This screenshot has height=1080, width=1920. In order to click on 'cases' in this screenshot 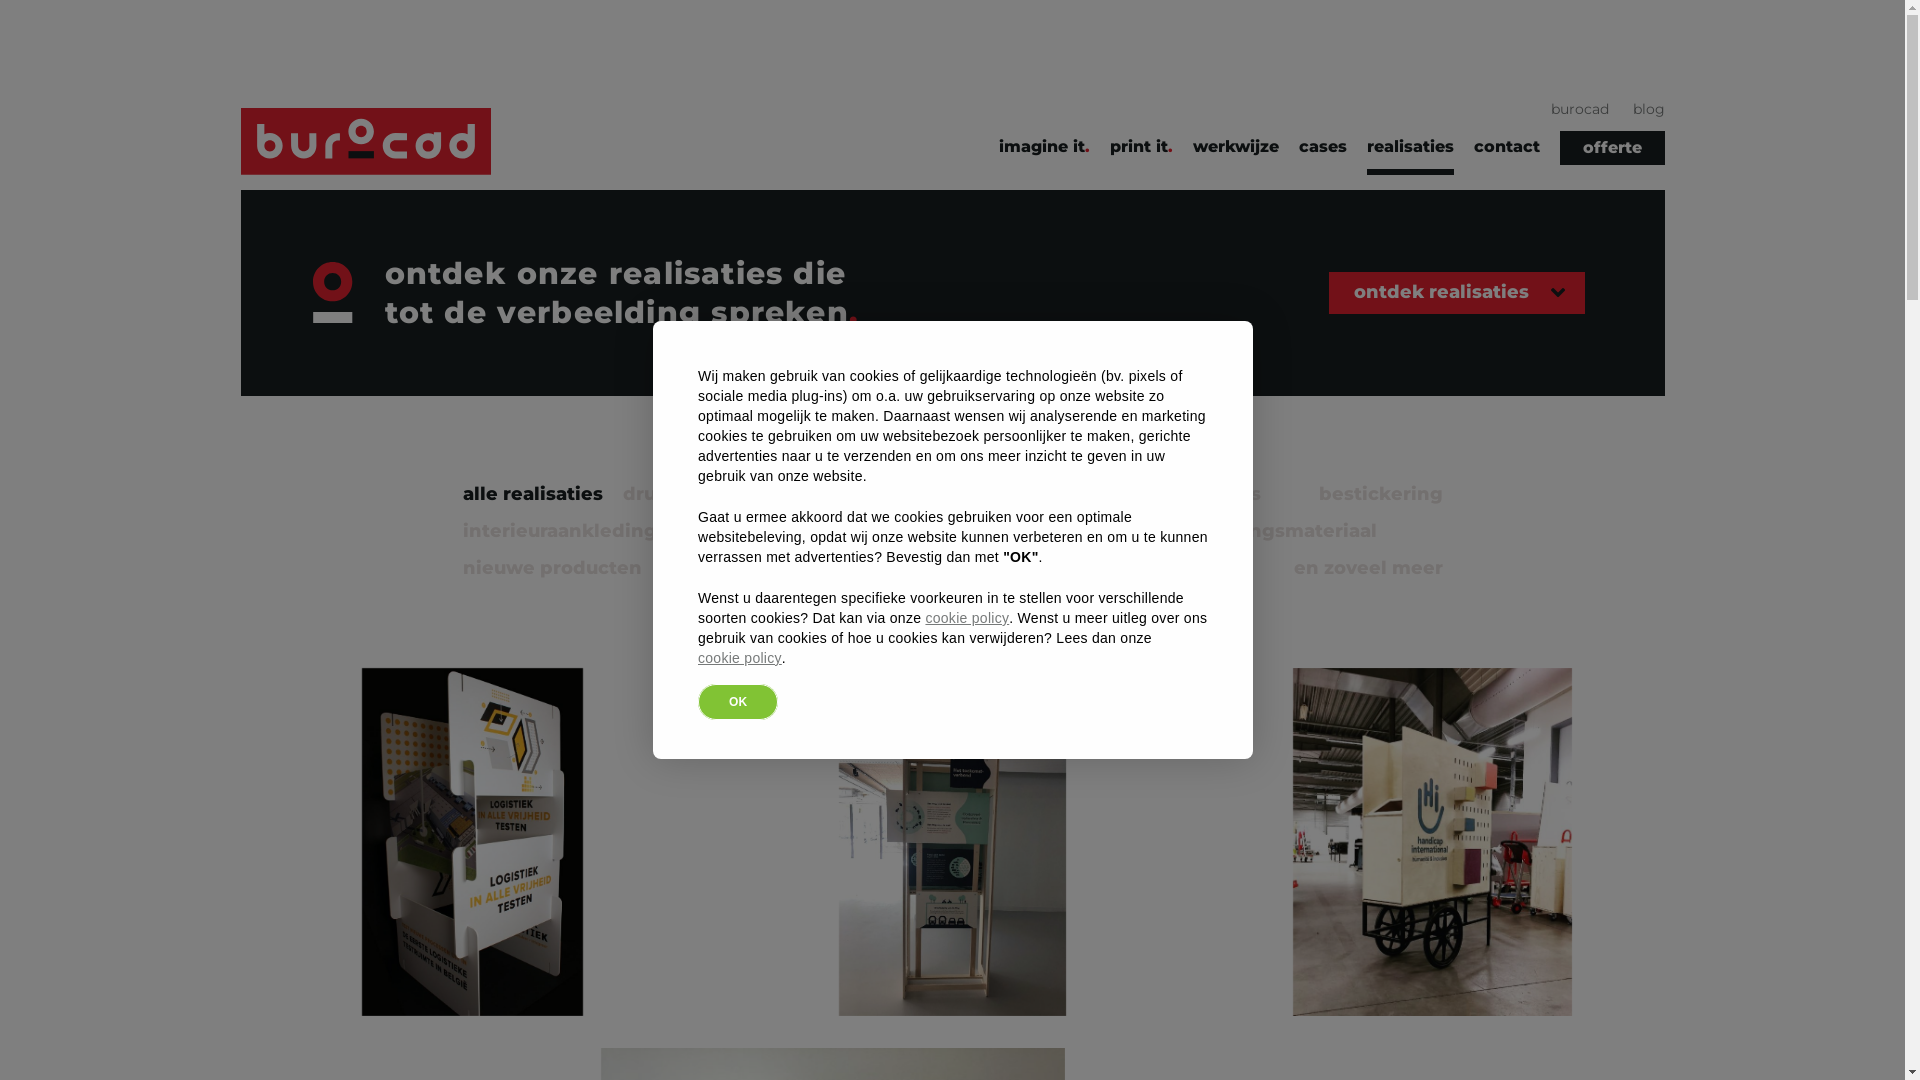, I will do `click(1323, 152)`.